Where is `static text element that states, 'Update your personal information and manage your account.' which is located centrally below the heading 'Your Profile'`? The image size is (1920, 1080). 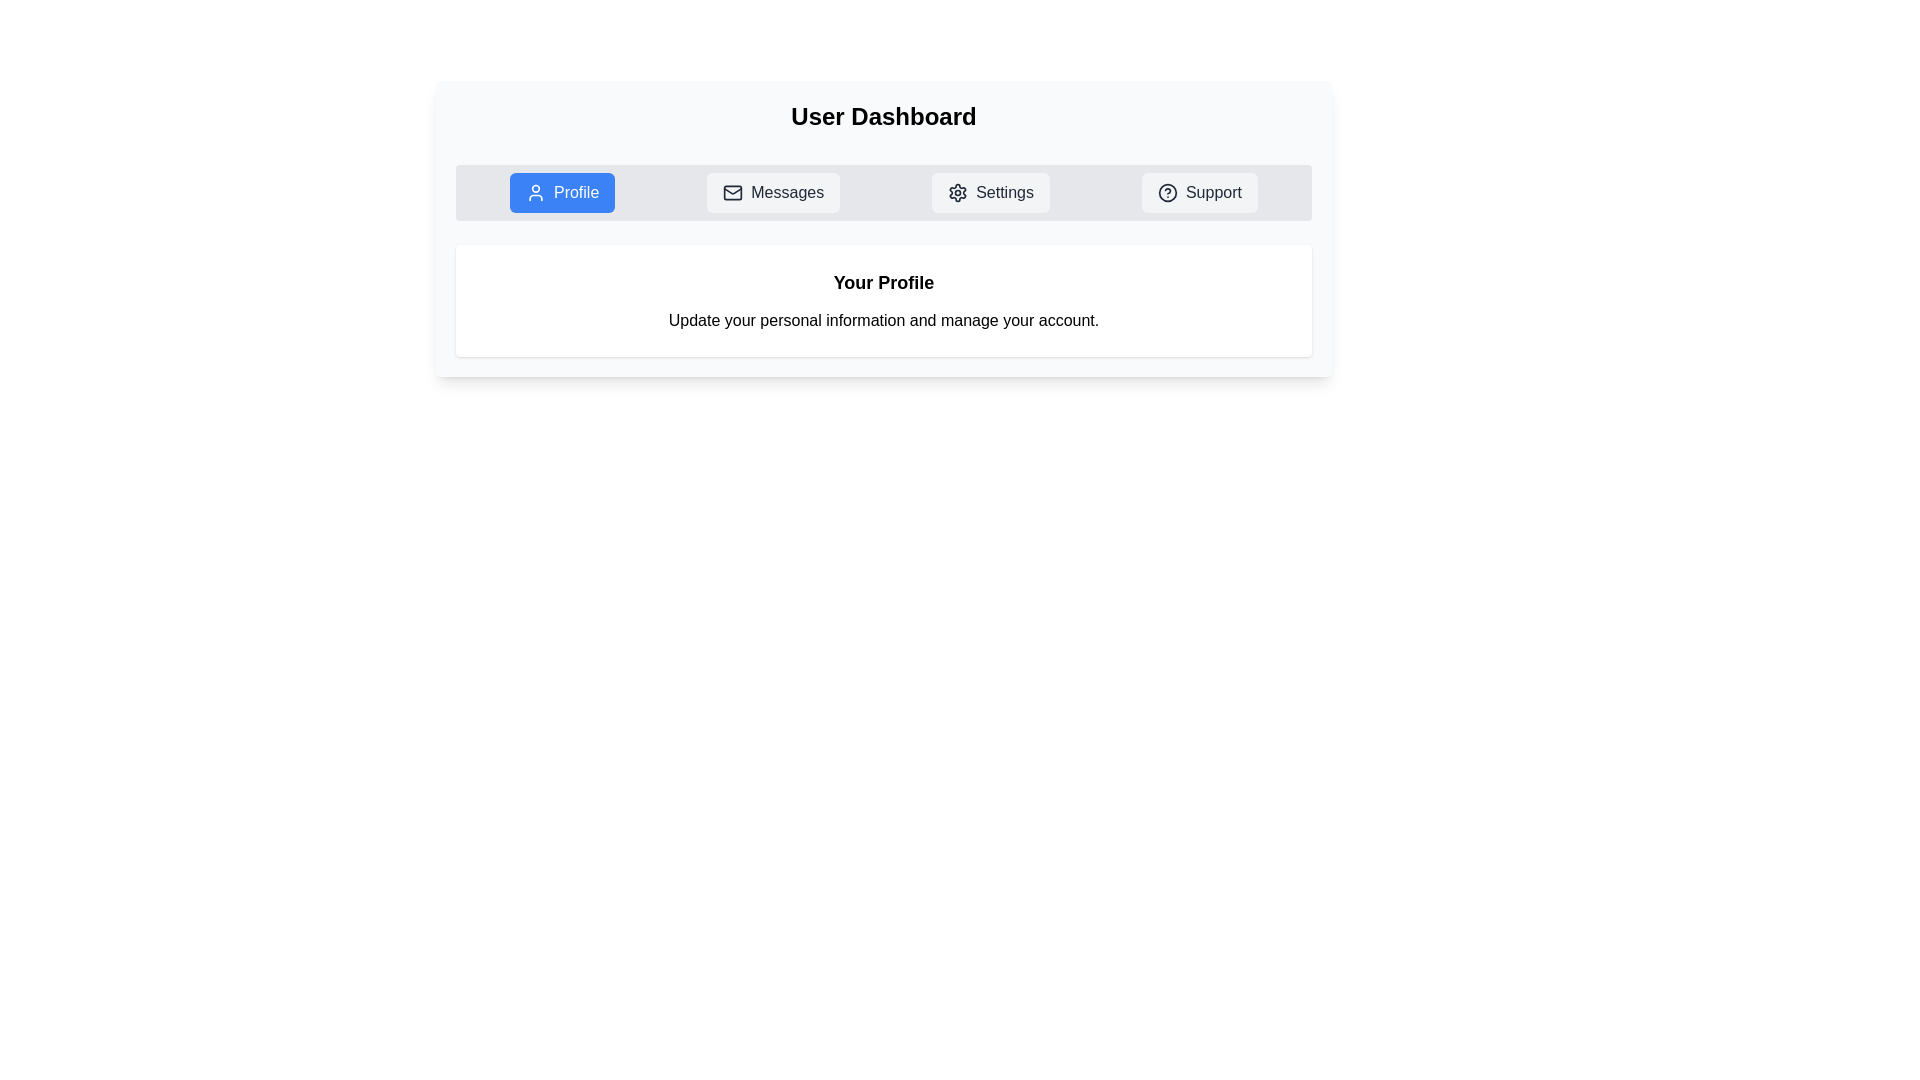
static text element that states, 'Update your personal information and manage your account.' which is located centrally below the heading 'Your Profile' is located at coordinates (882, 319).